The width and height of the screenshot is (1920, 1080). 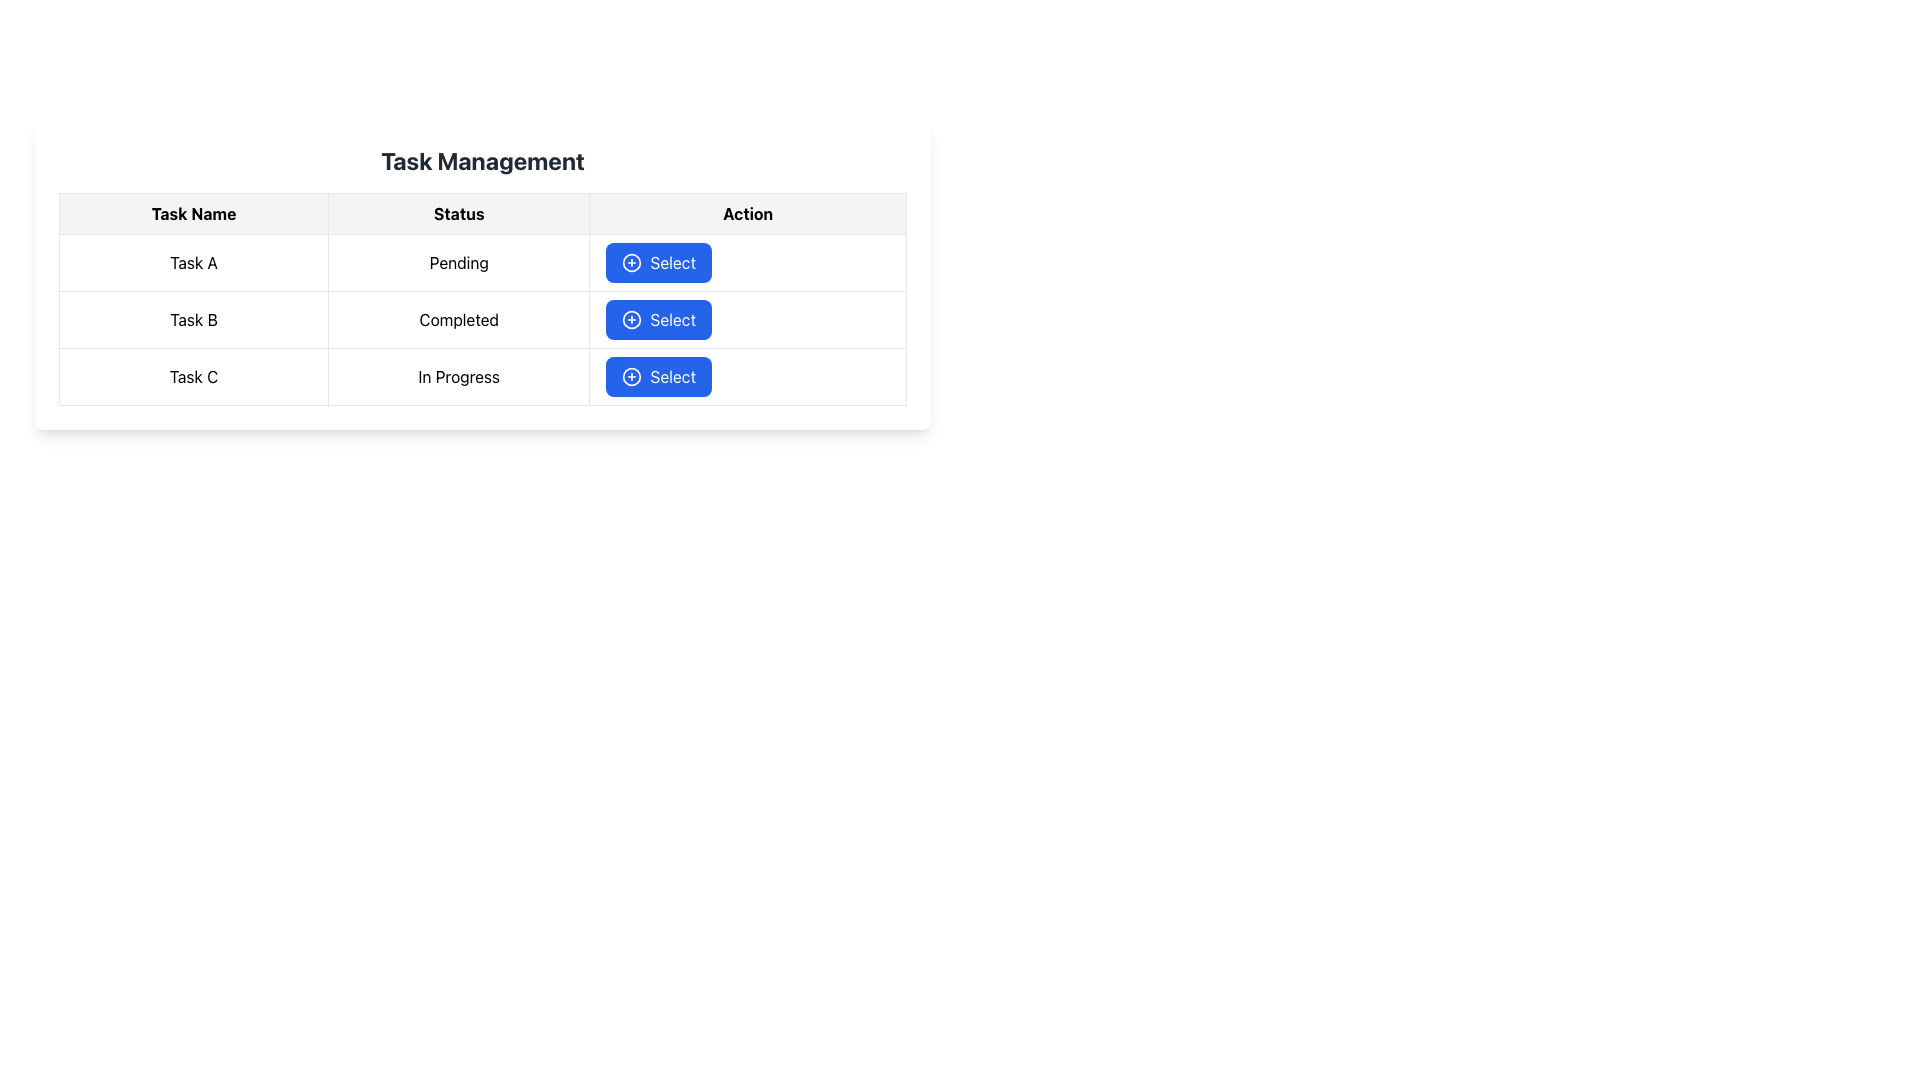 I want to click on the circular SVG icon button with a blue outline located in the 'Action' column of the last row (third row) of the table, which represents a selectable action for 'Task C', so click(x=631, y=377).